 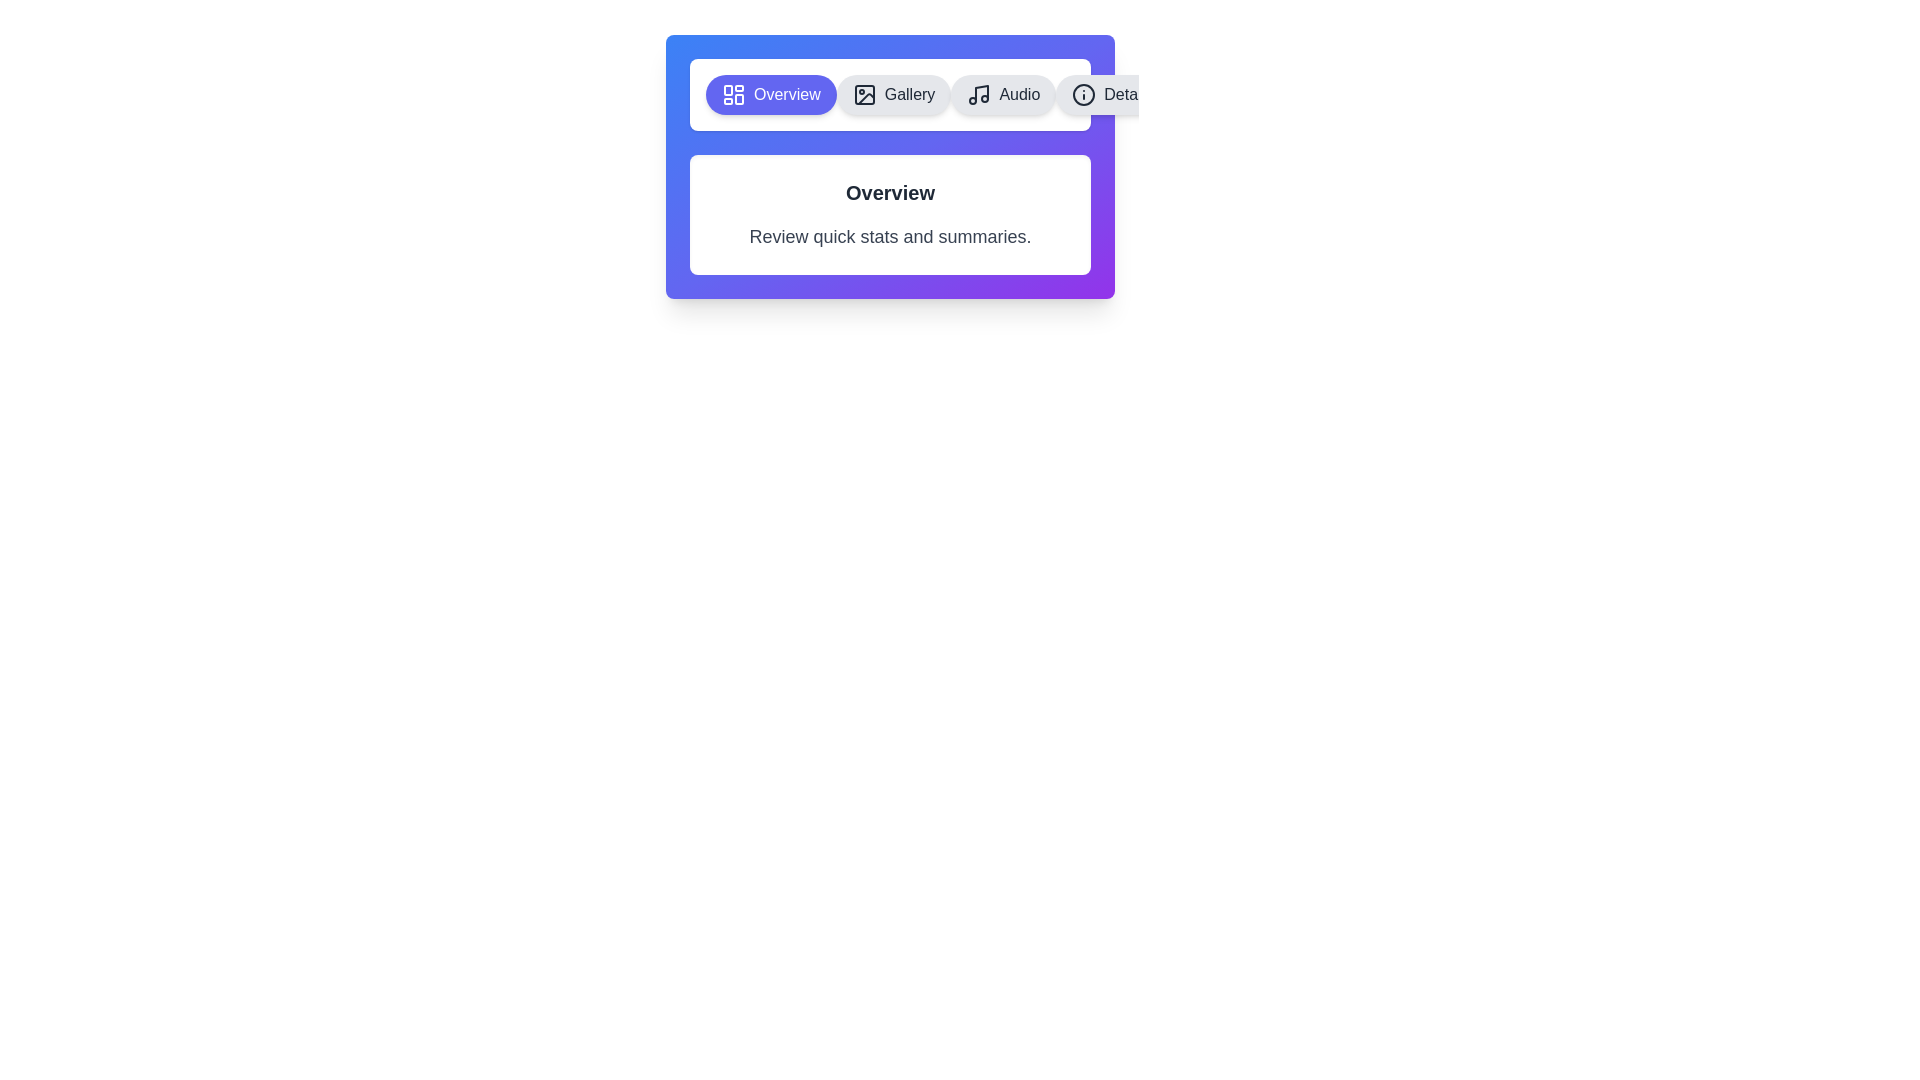 I want to click on the Details tab, so click(x=1112, y=95).